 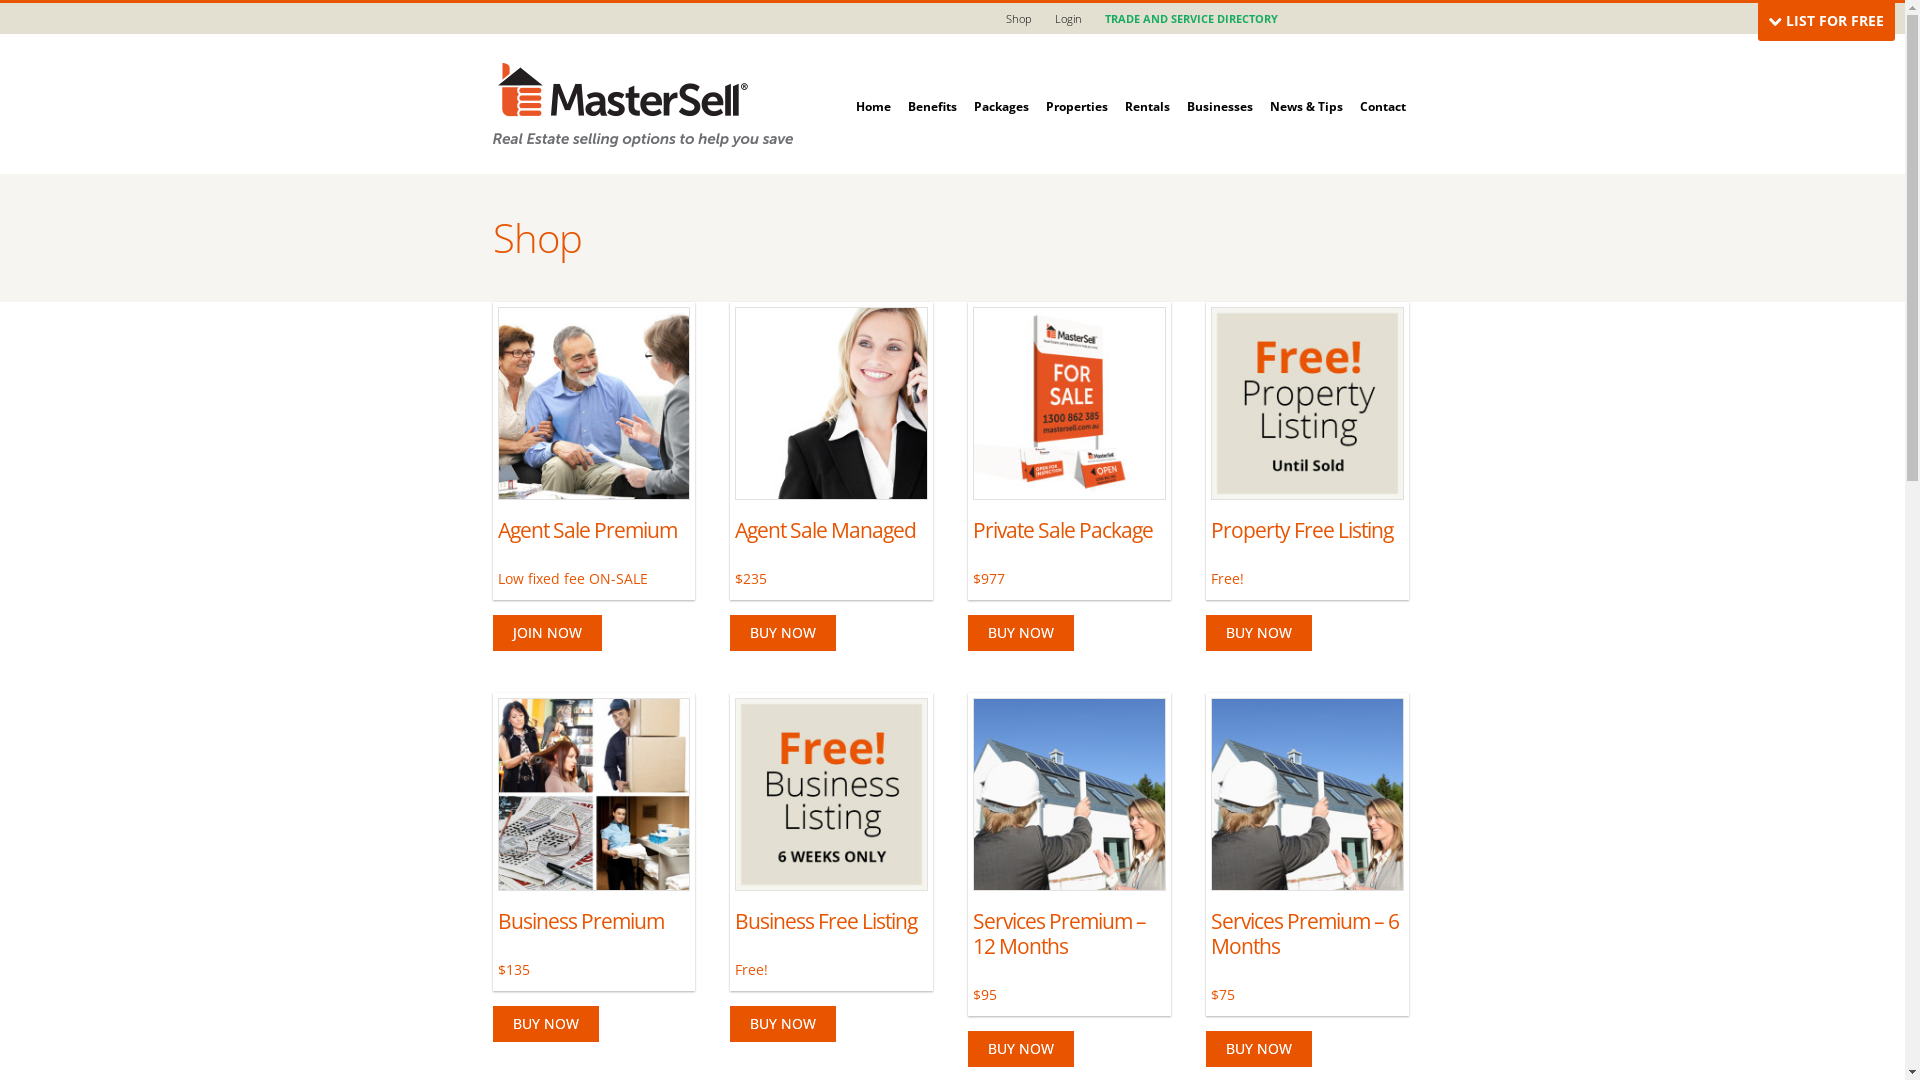 What do you see at coordinates (1218, 84) in the screenshot?
I see `'Businesses'` at bounding box center [1218, 84].